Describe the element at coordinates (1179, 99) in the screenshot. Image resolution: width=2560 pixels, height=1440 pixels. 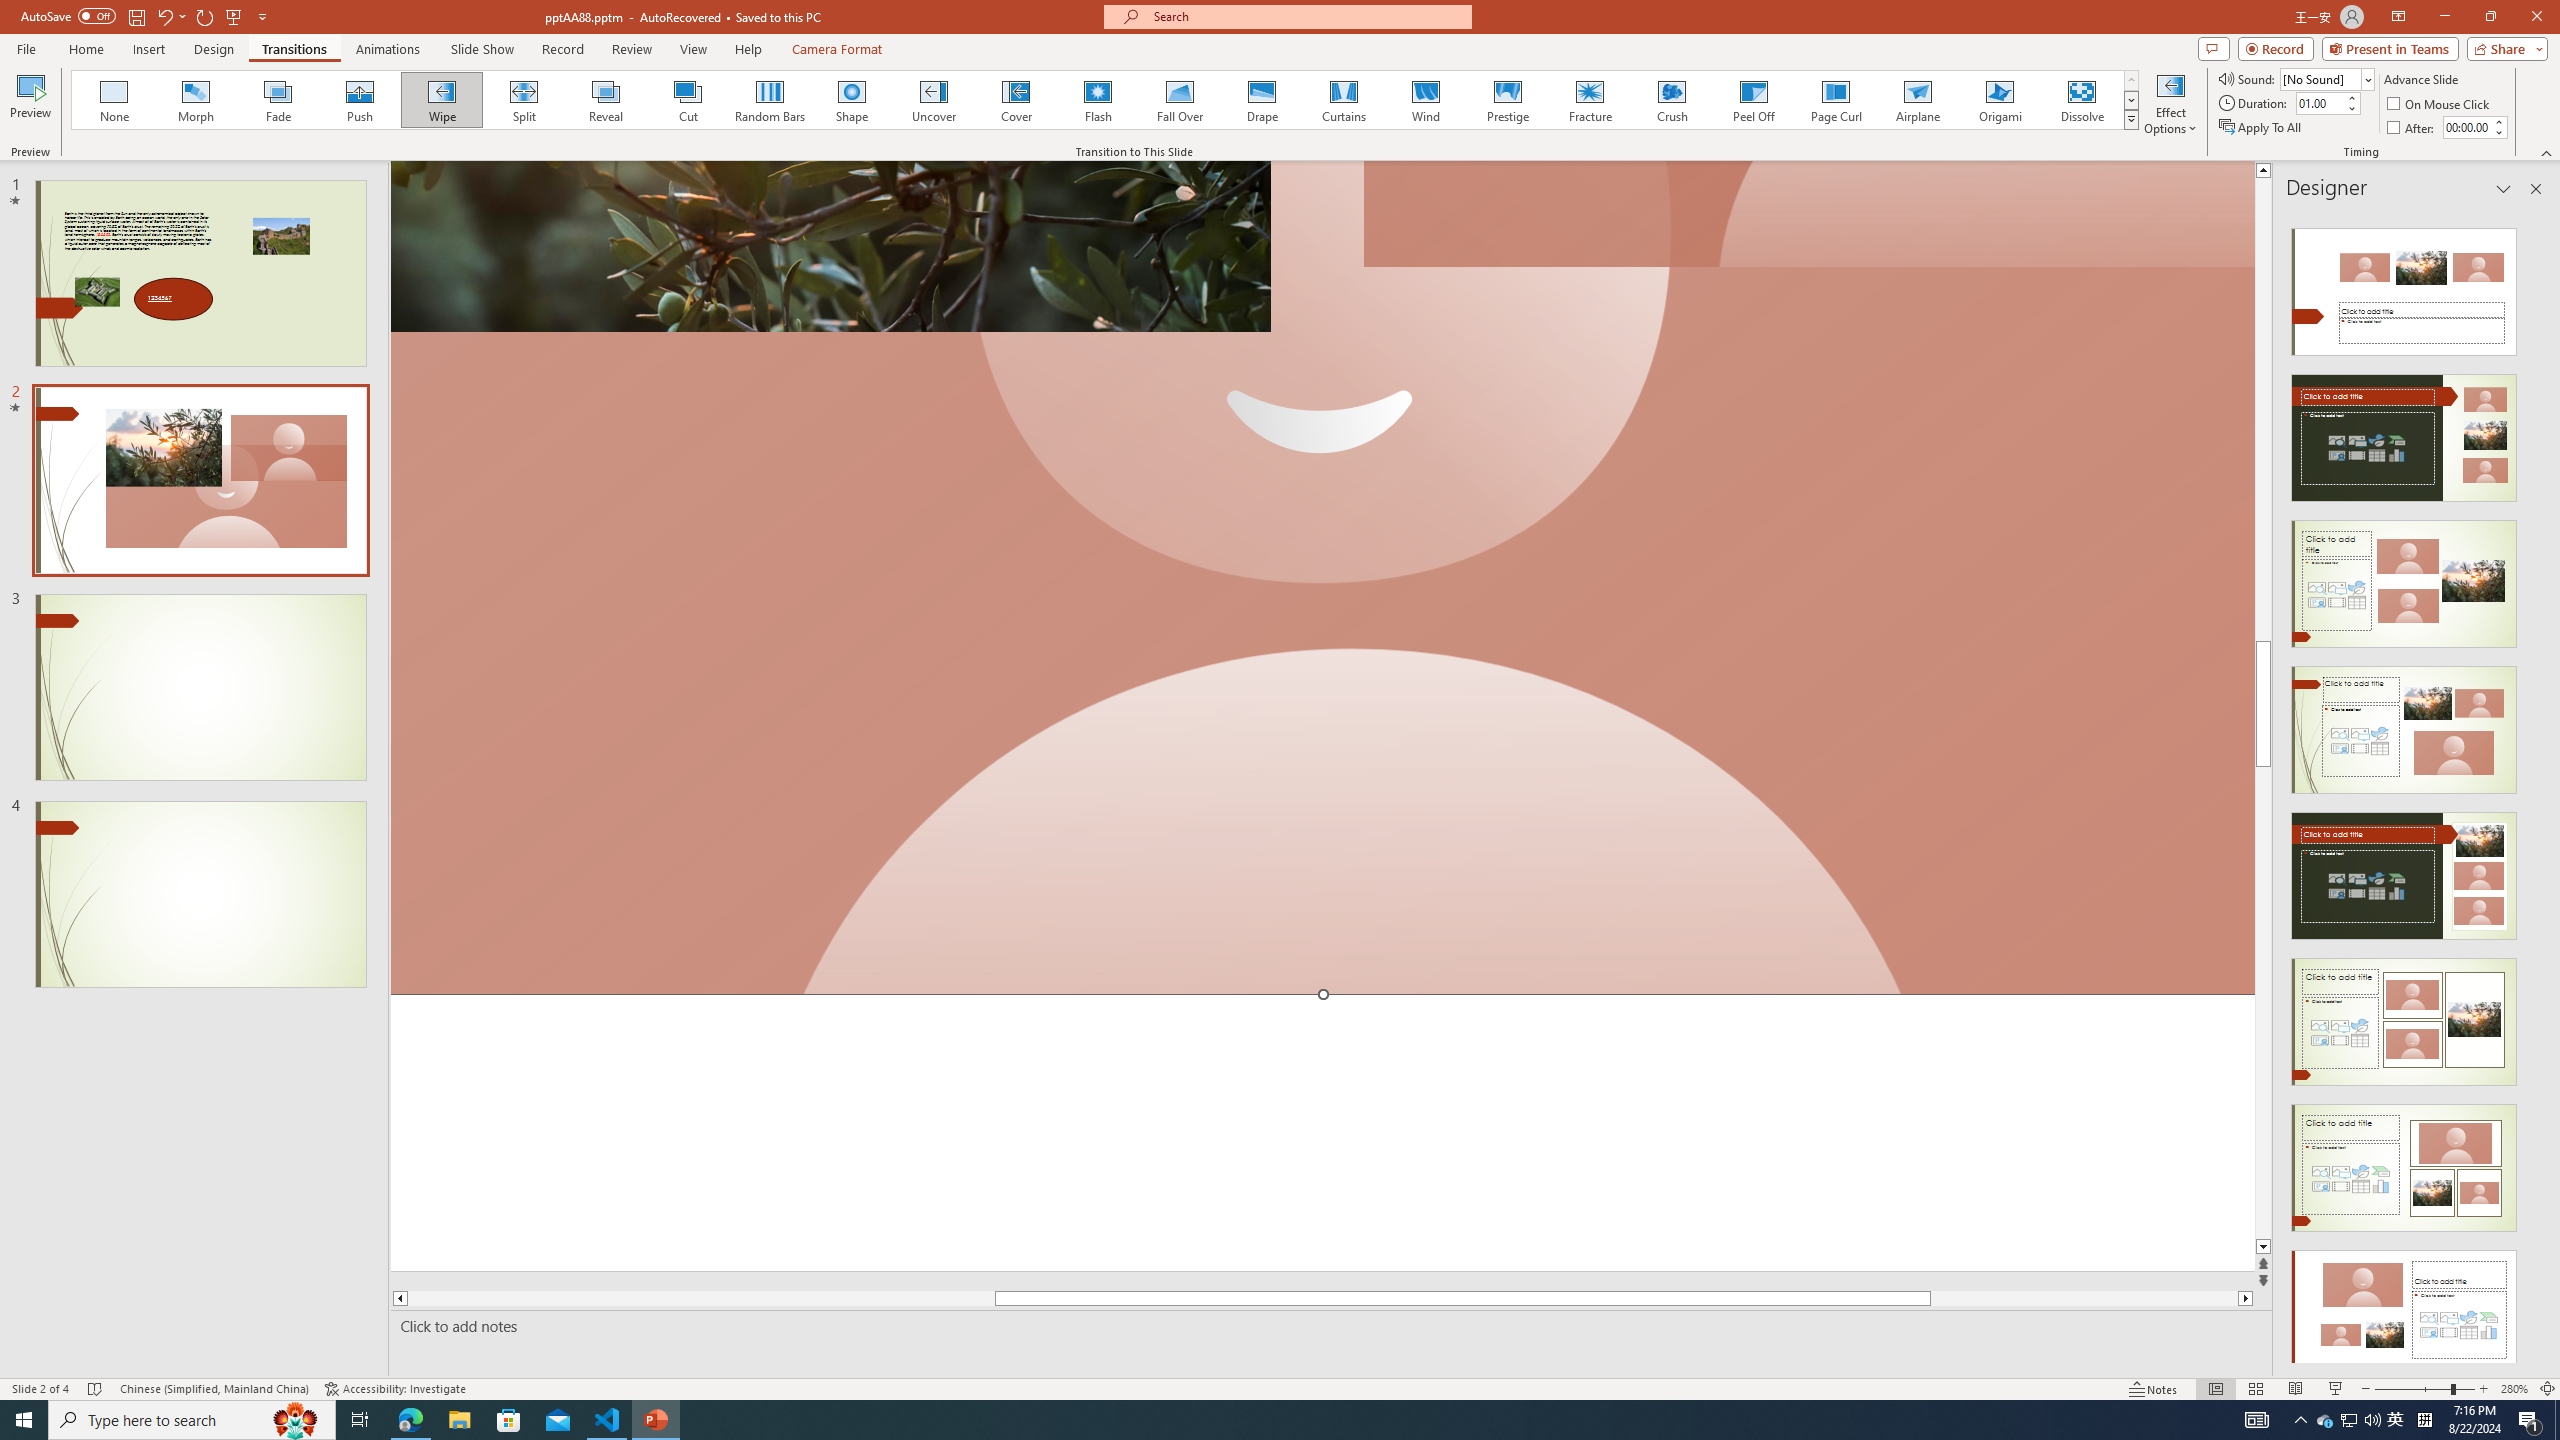
I see `'Fall Over'` at that location.